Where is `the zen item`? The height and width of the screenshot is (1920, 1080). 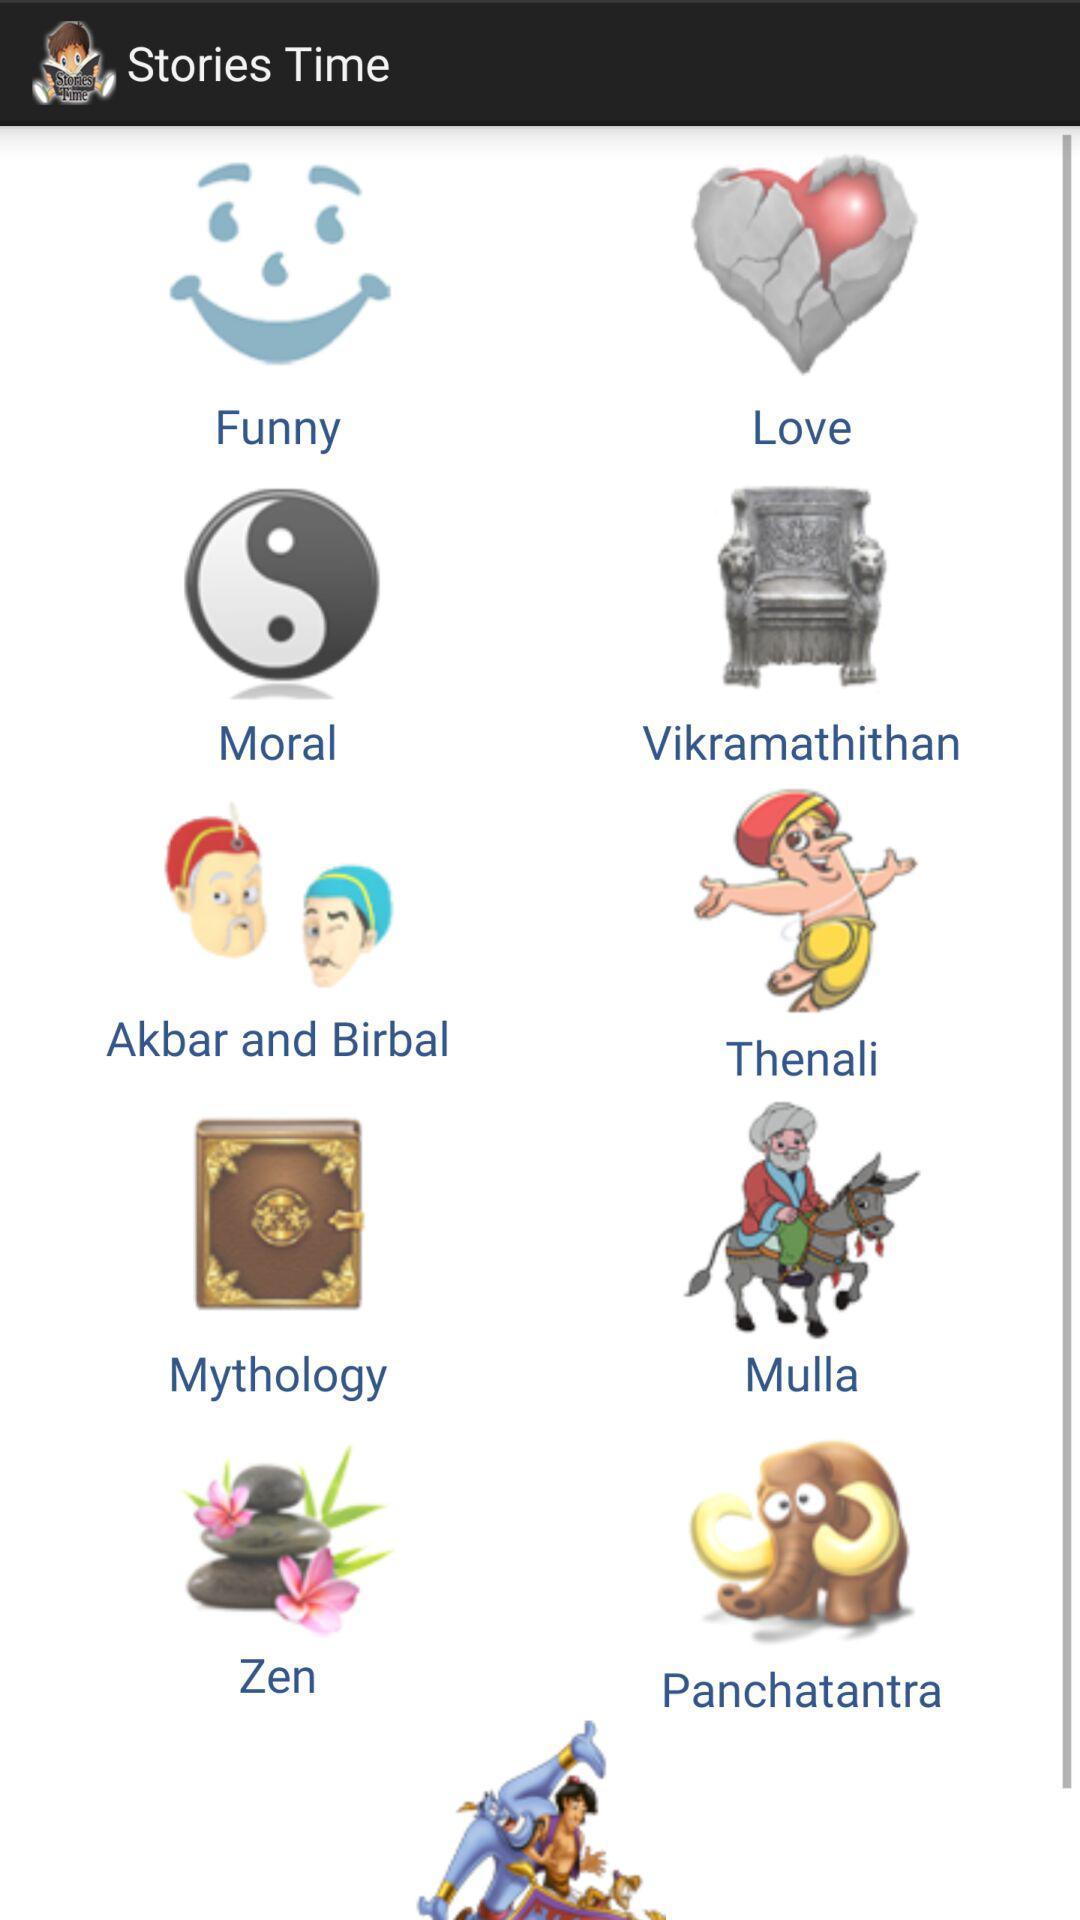
the zen item is located at coordinates (277, 1561).